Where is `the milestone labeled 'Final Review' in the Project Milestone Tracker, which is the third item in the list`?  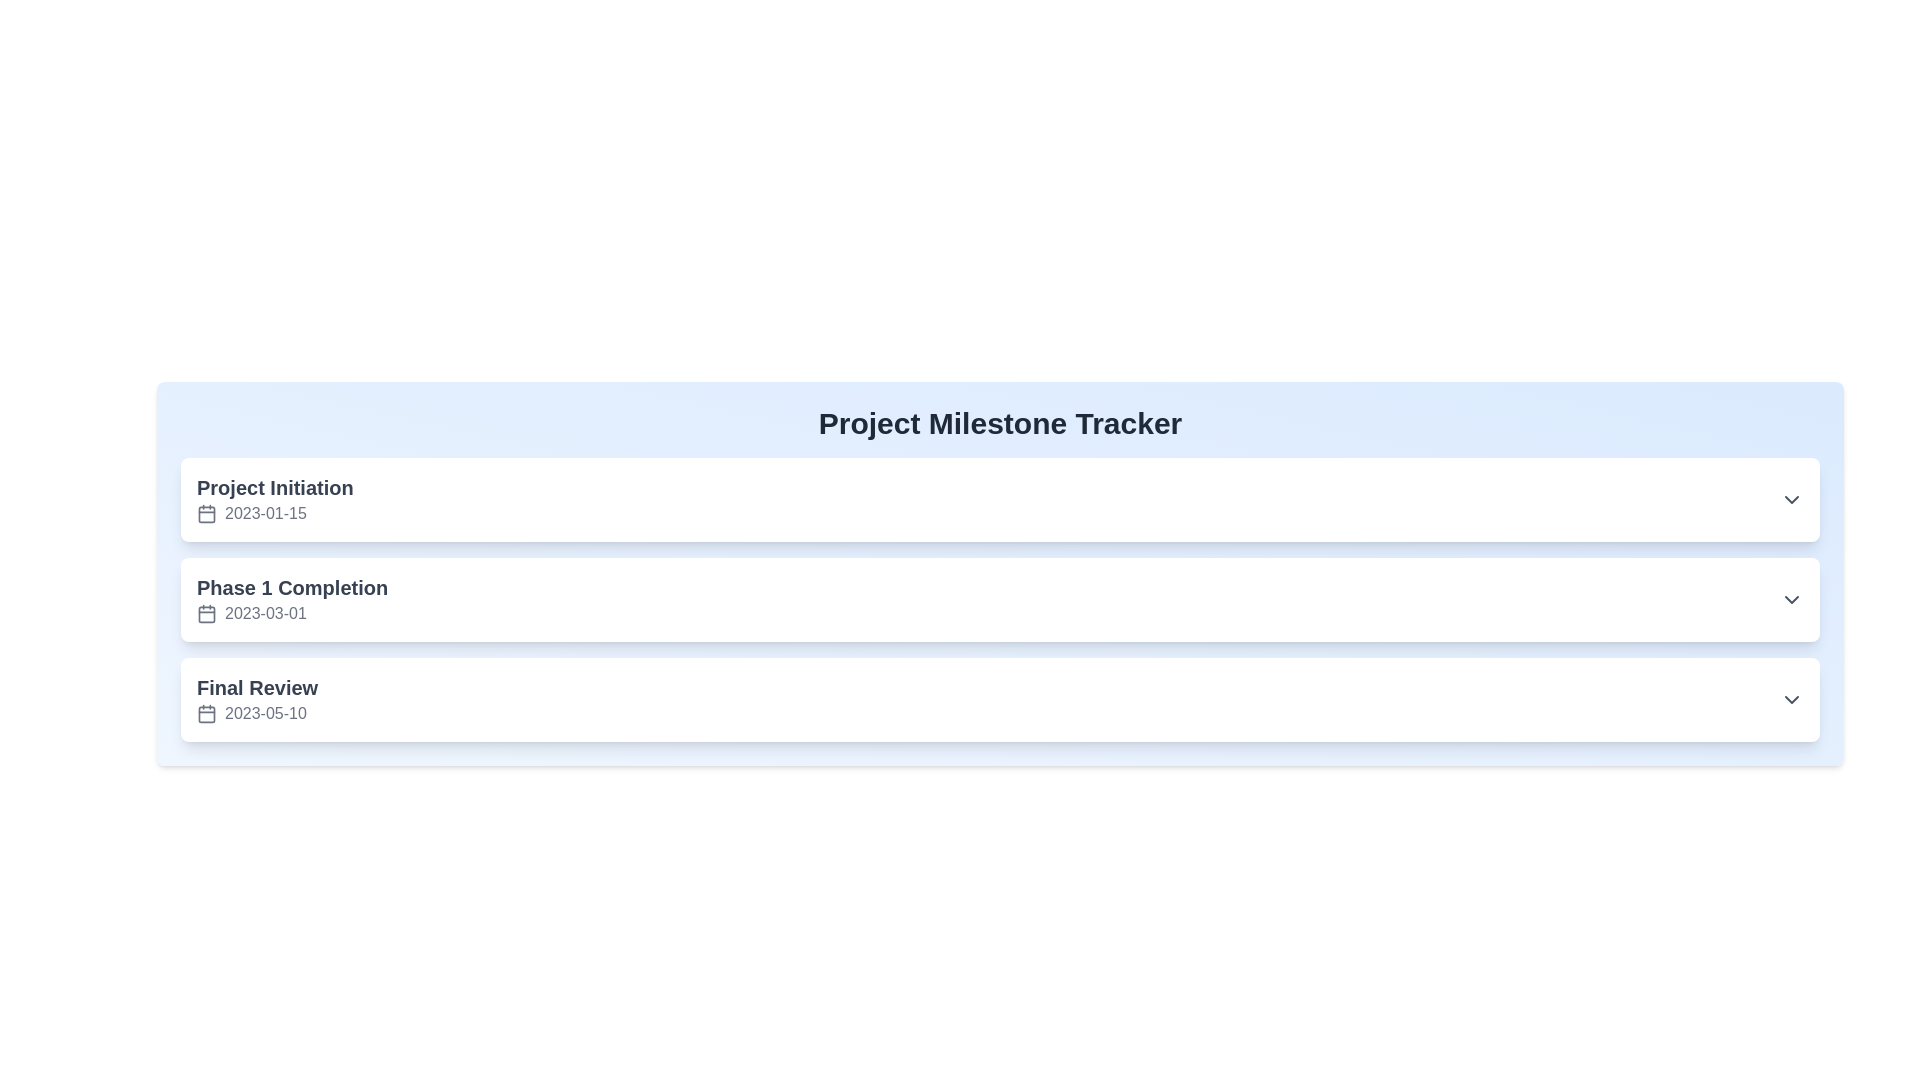
the milestone labeled 'Final Review' in the Project Milestone Tracker, which is the third item in the list is located at coordinates (256, 698).